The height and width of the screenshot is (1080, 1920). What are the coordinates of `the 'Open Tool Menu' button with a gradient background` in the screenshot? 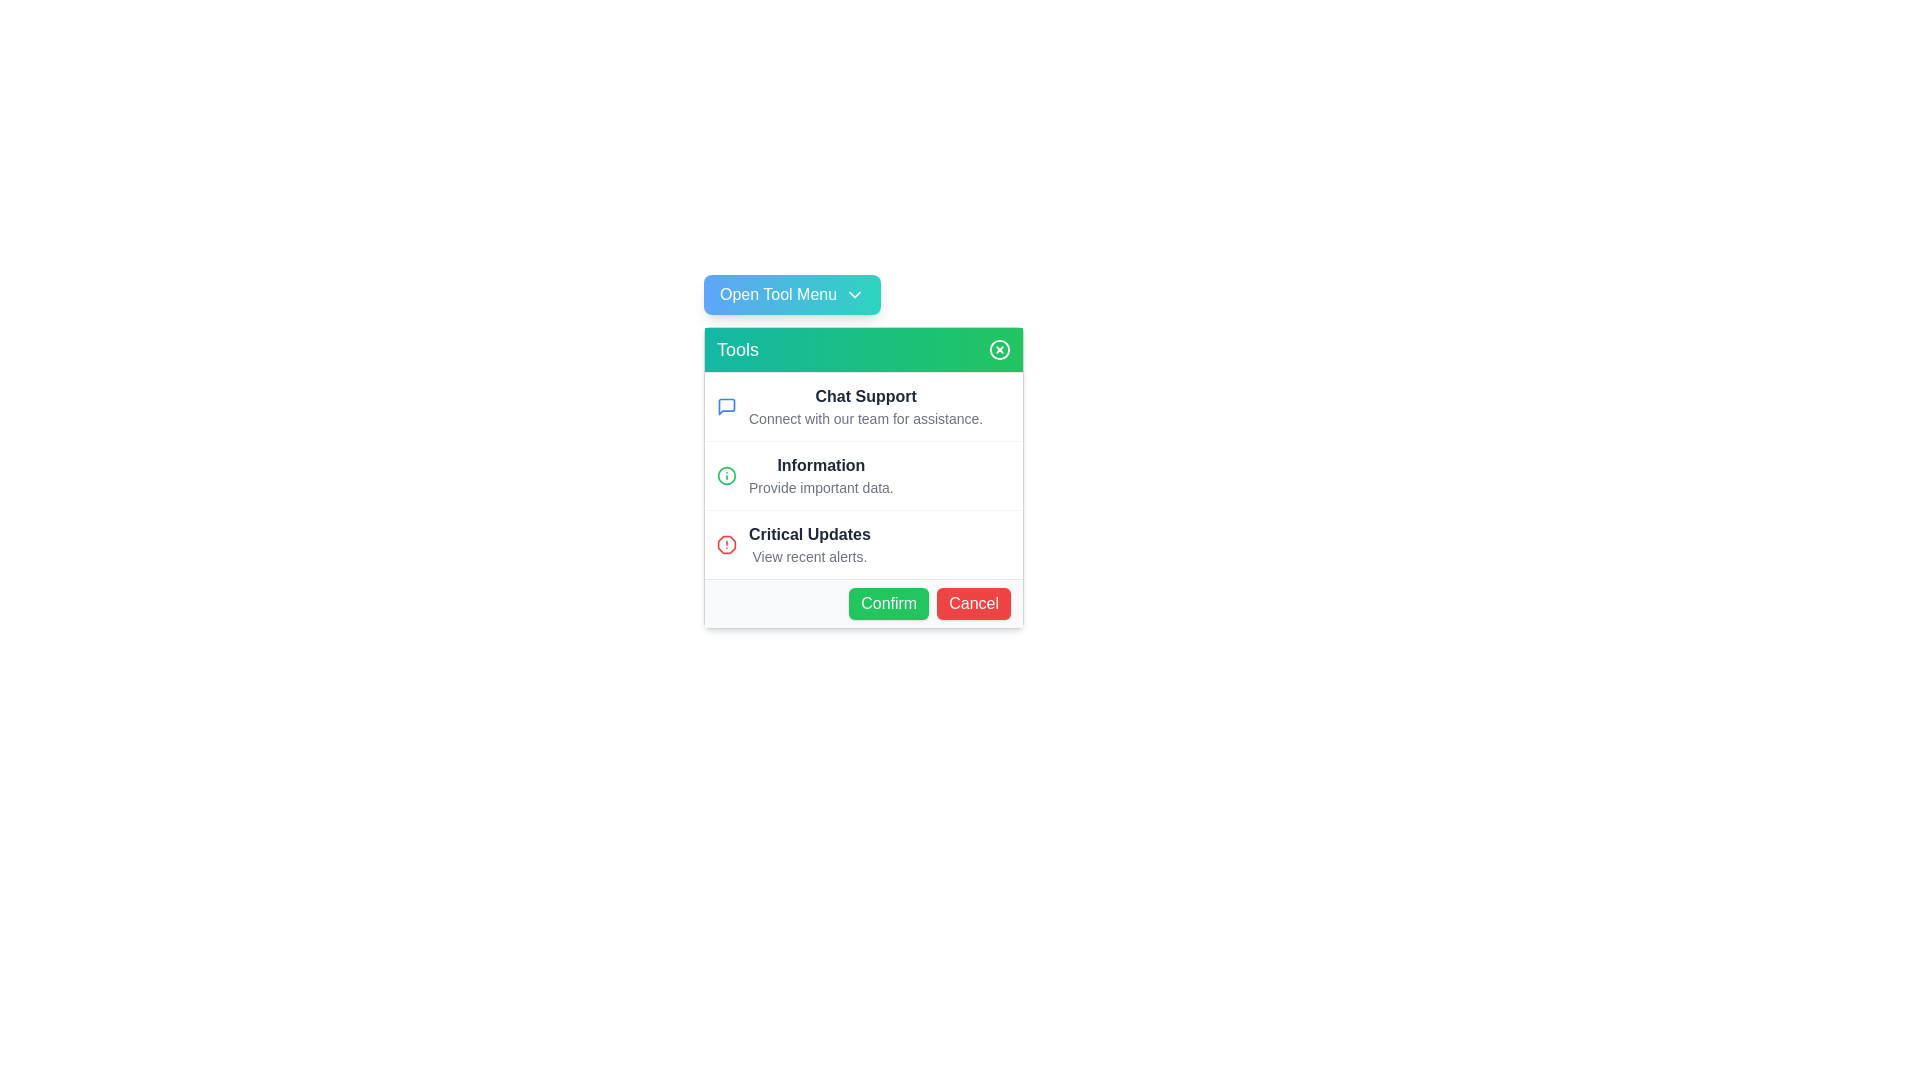 It's located at (791, 294).